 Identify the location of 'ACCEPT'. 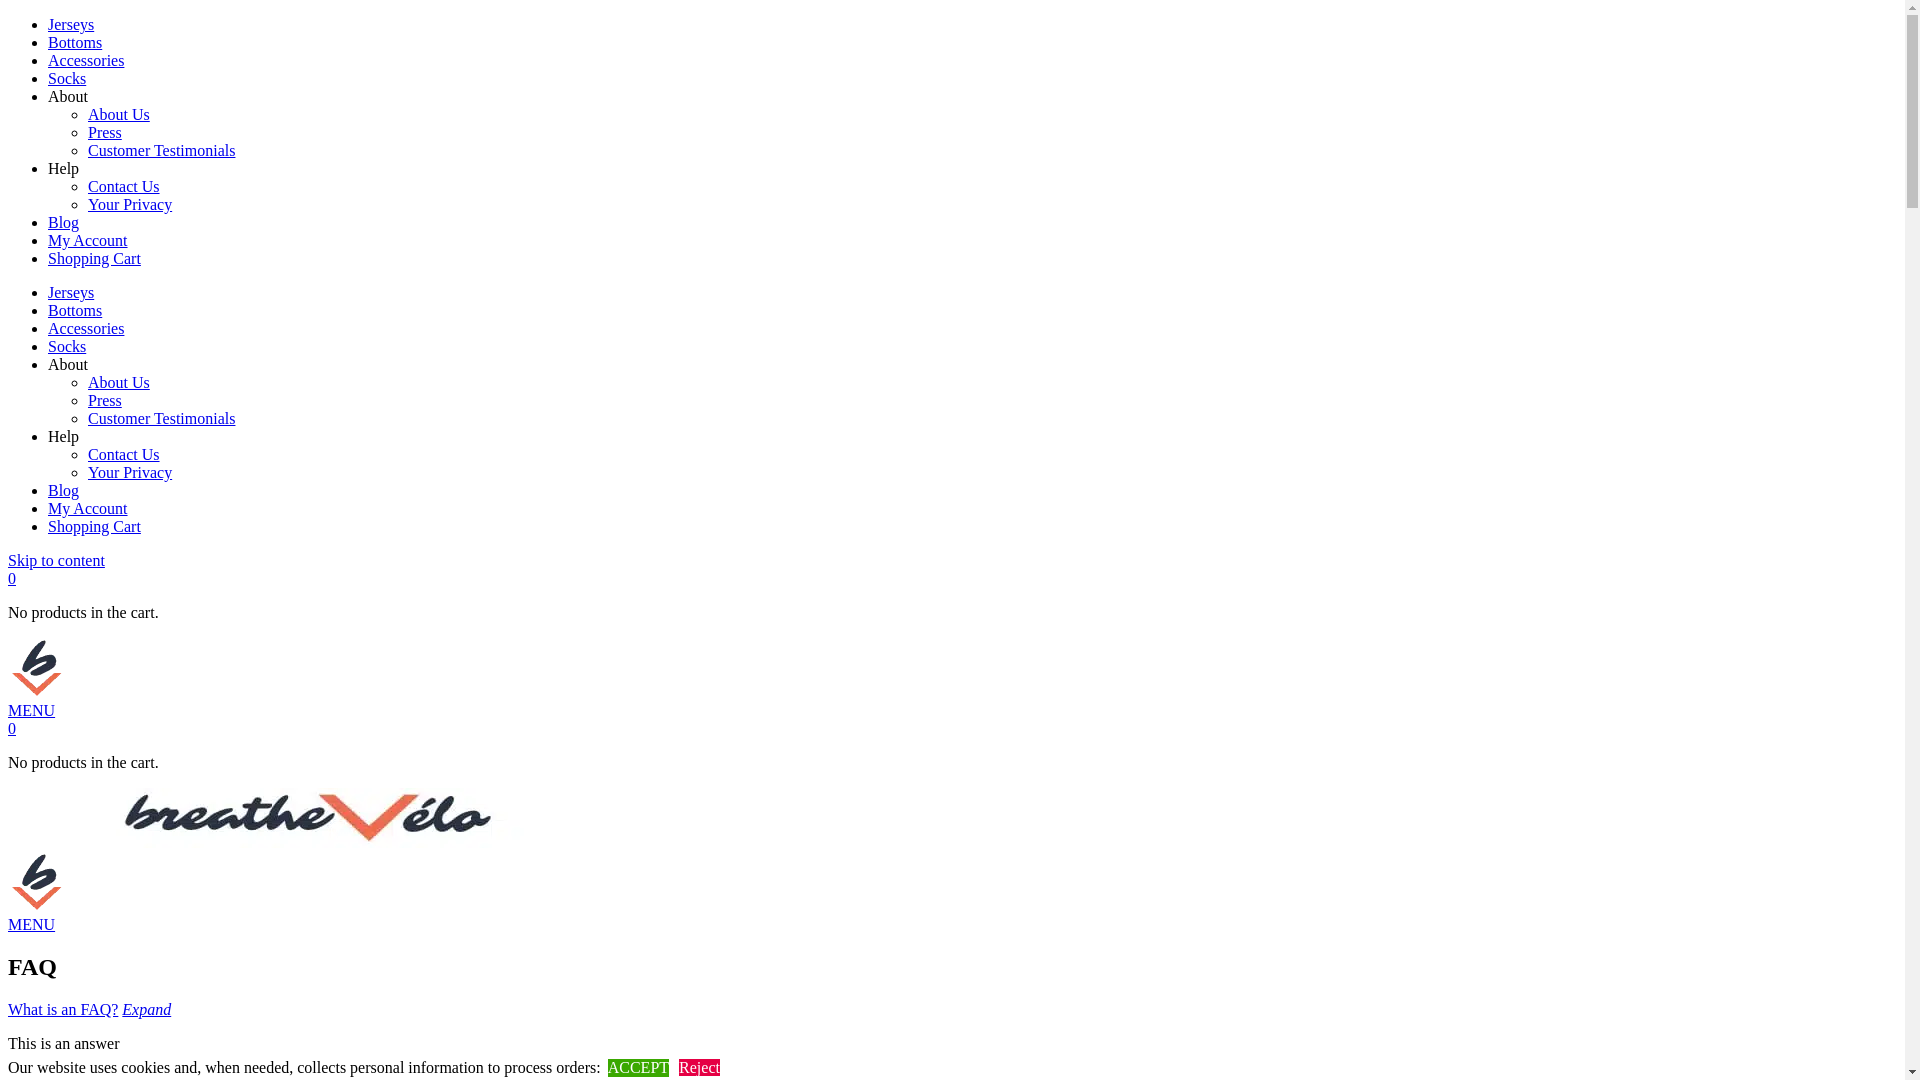
(637, 1067).